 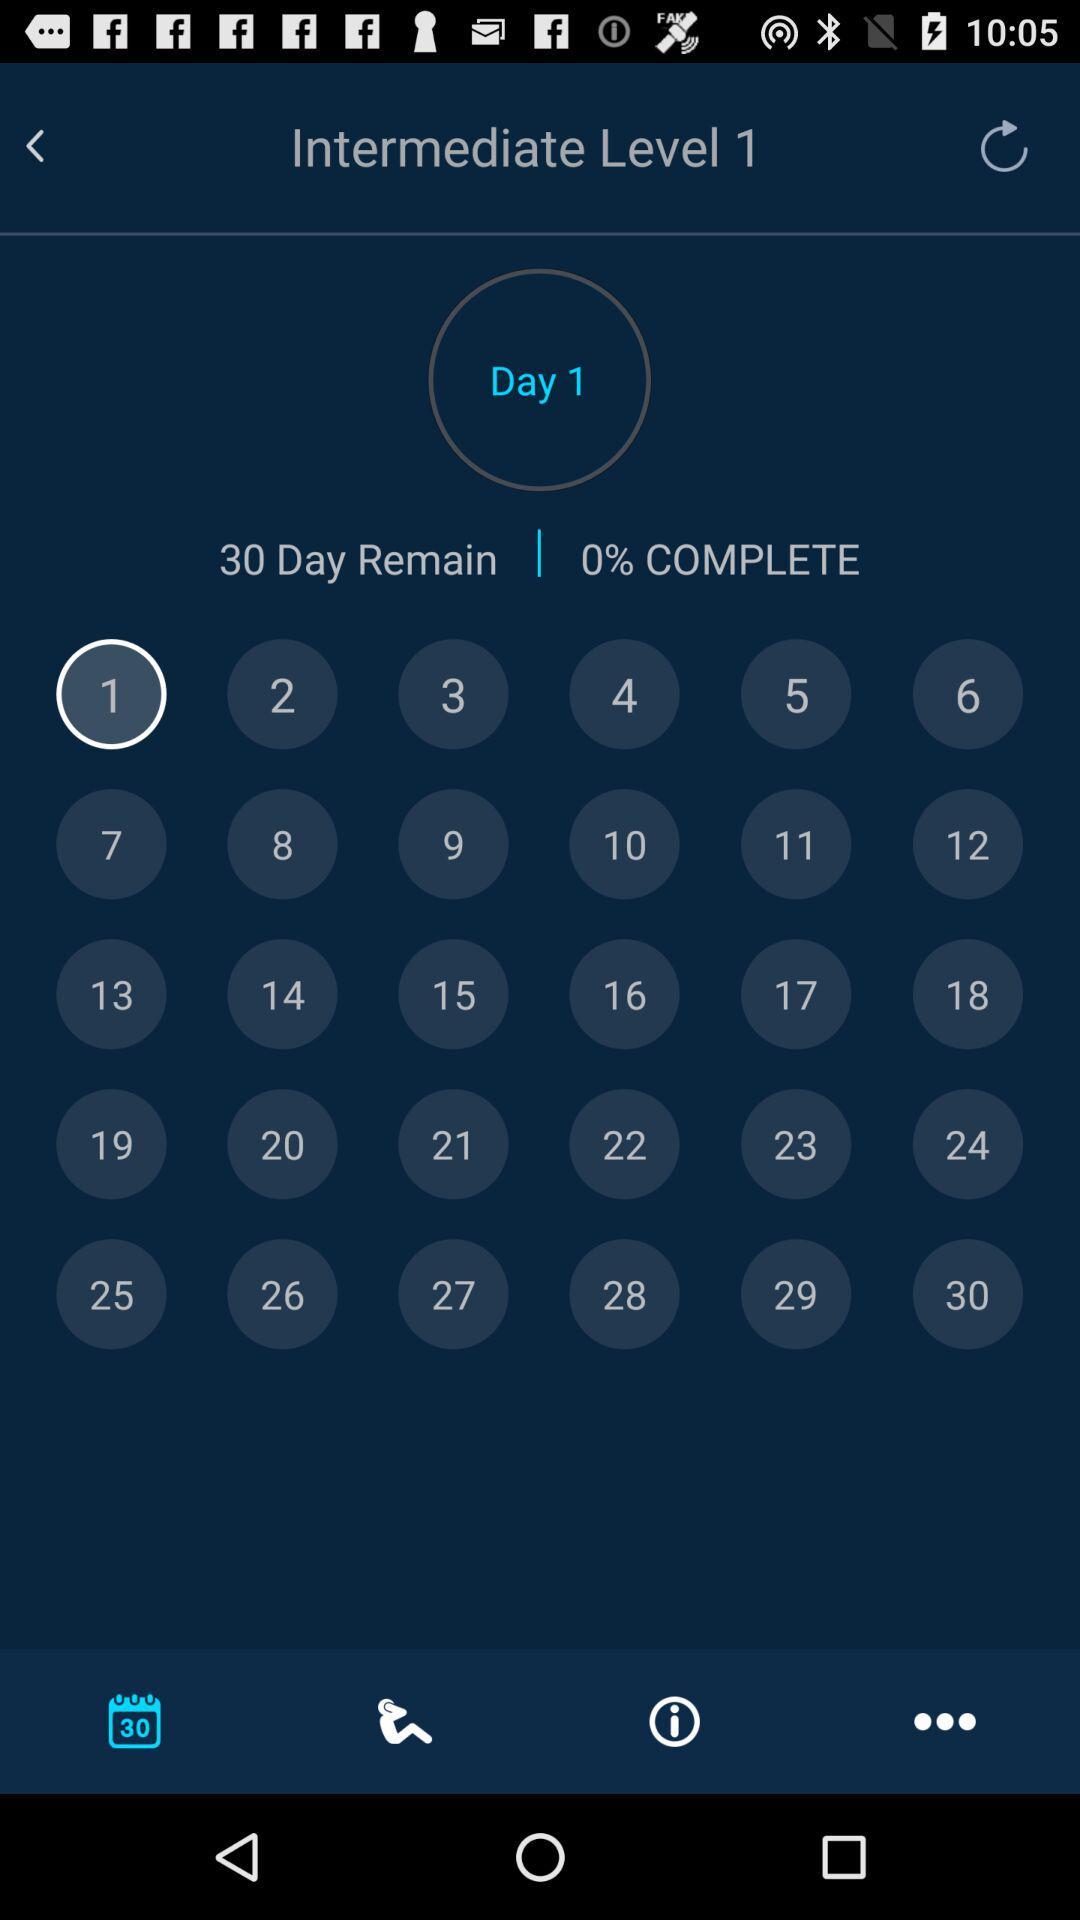 What do you see at coordinates (623, 1294) in the screenshot?
I see `day 28` at bounding box center [623, 1294].